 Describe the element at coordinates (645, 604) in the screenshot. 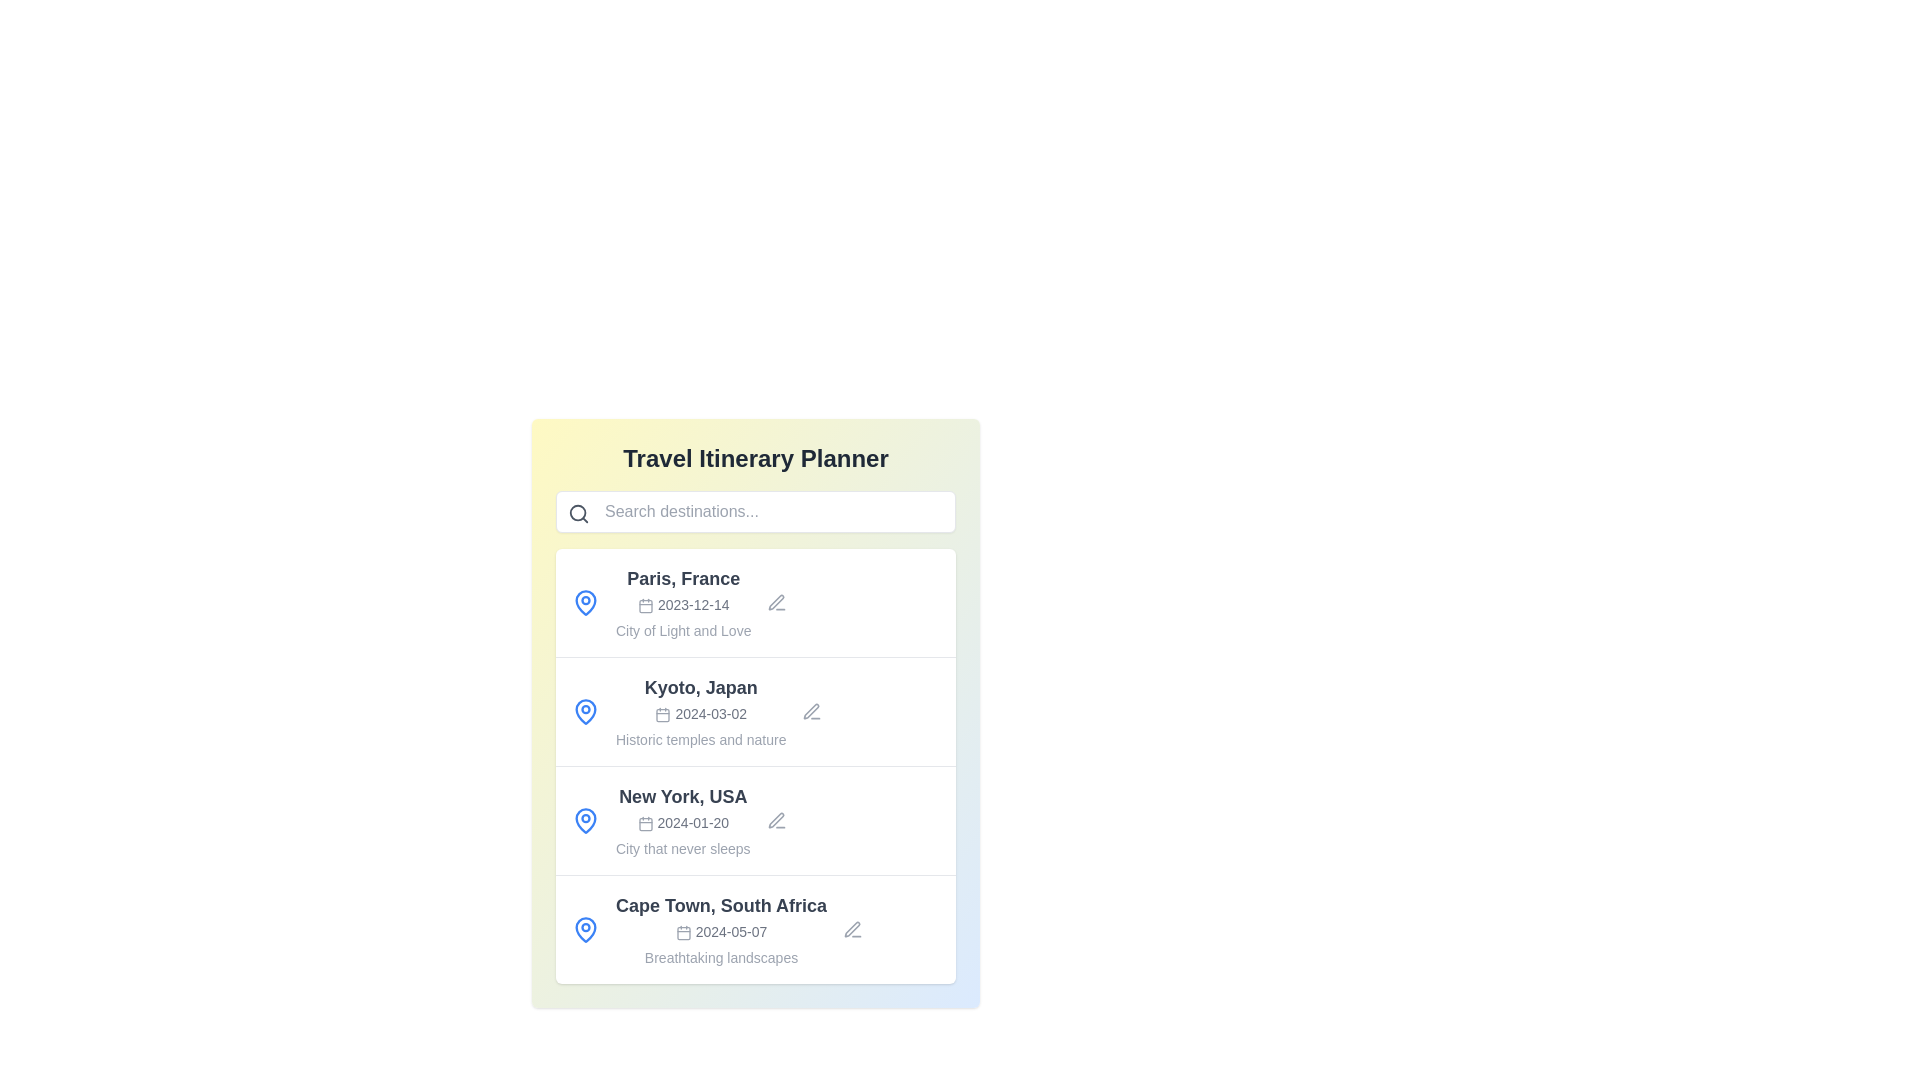

I see `the small calendar icon associated with the entry for 'Paris, France', located to the left of the date '2023-12-14'` at that location.